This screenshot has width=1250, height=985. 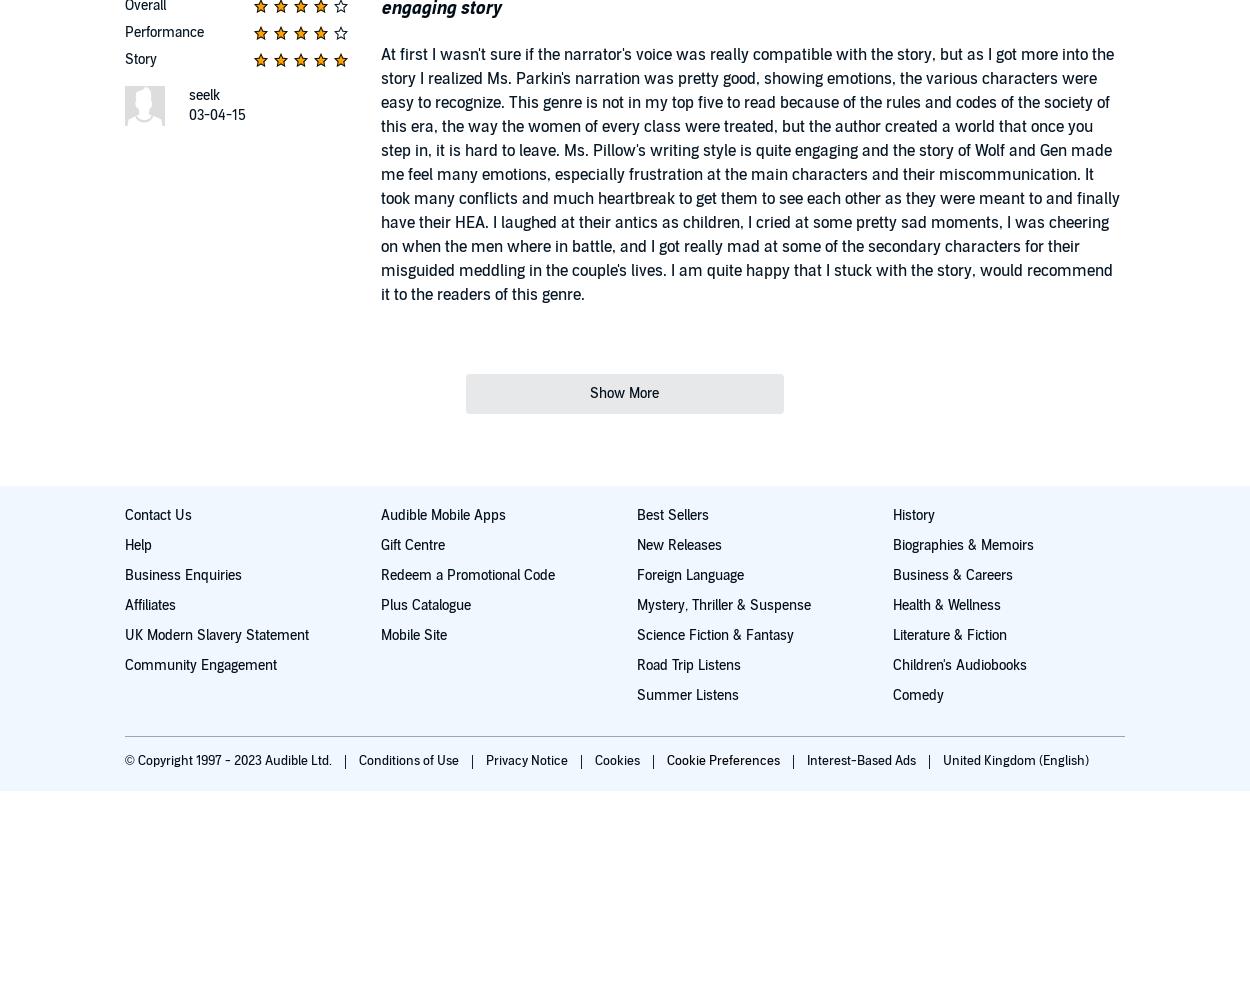 I want to click on '© Copyright 1997 - 2023 Audible Ltd.', so click(x=228, y=761).